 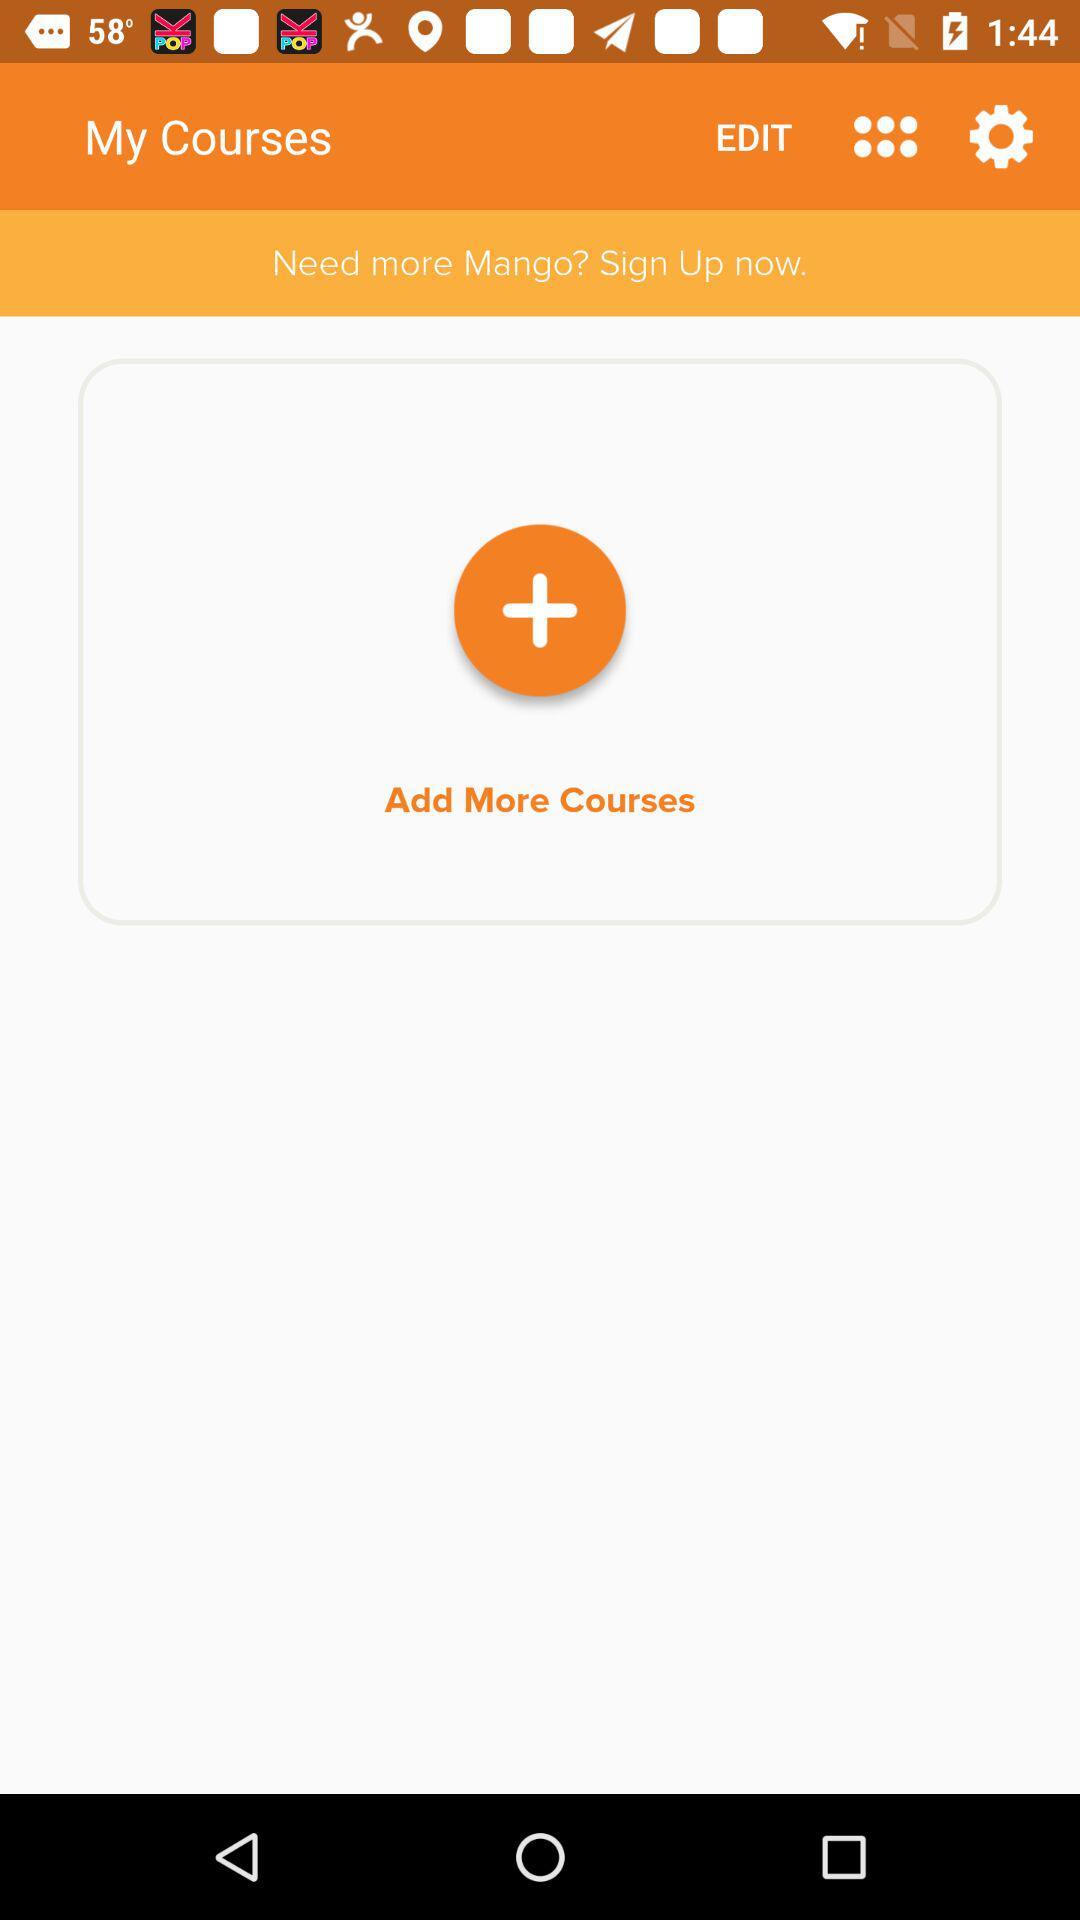 I want to click on settings button, so click(x=1001, y=135).